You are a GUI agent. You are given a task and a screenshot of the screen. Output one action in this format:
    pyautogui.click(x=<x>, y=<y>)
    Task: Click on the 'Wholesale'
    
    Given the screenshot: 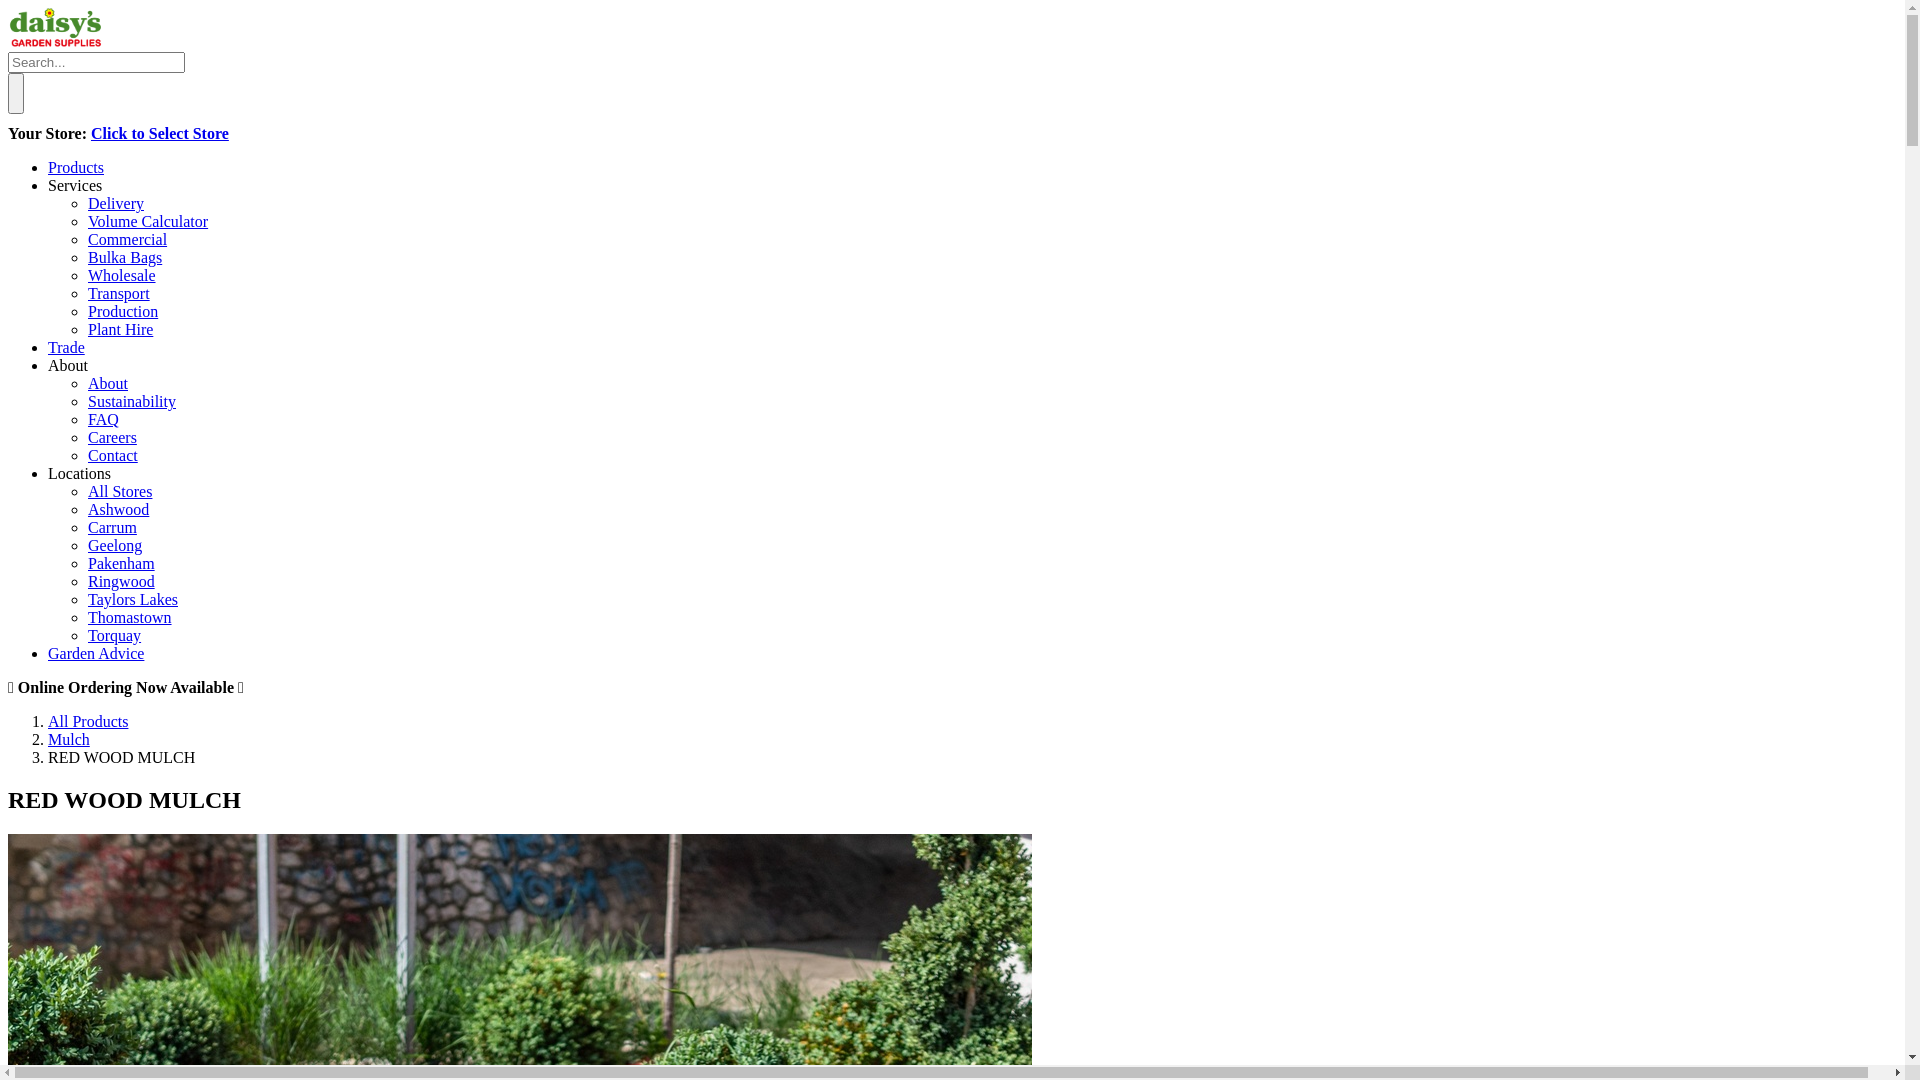 What is the action you would take?
    pyautogui.click(x=120, y=275)
    